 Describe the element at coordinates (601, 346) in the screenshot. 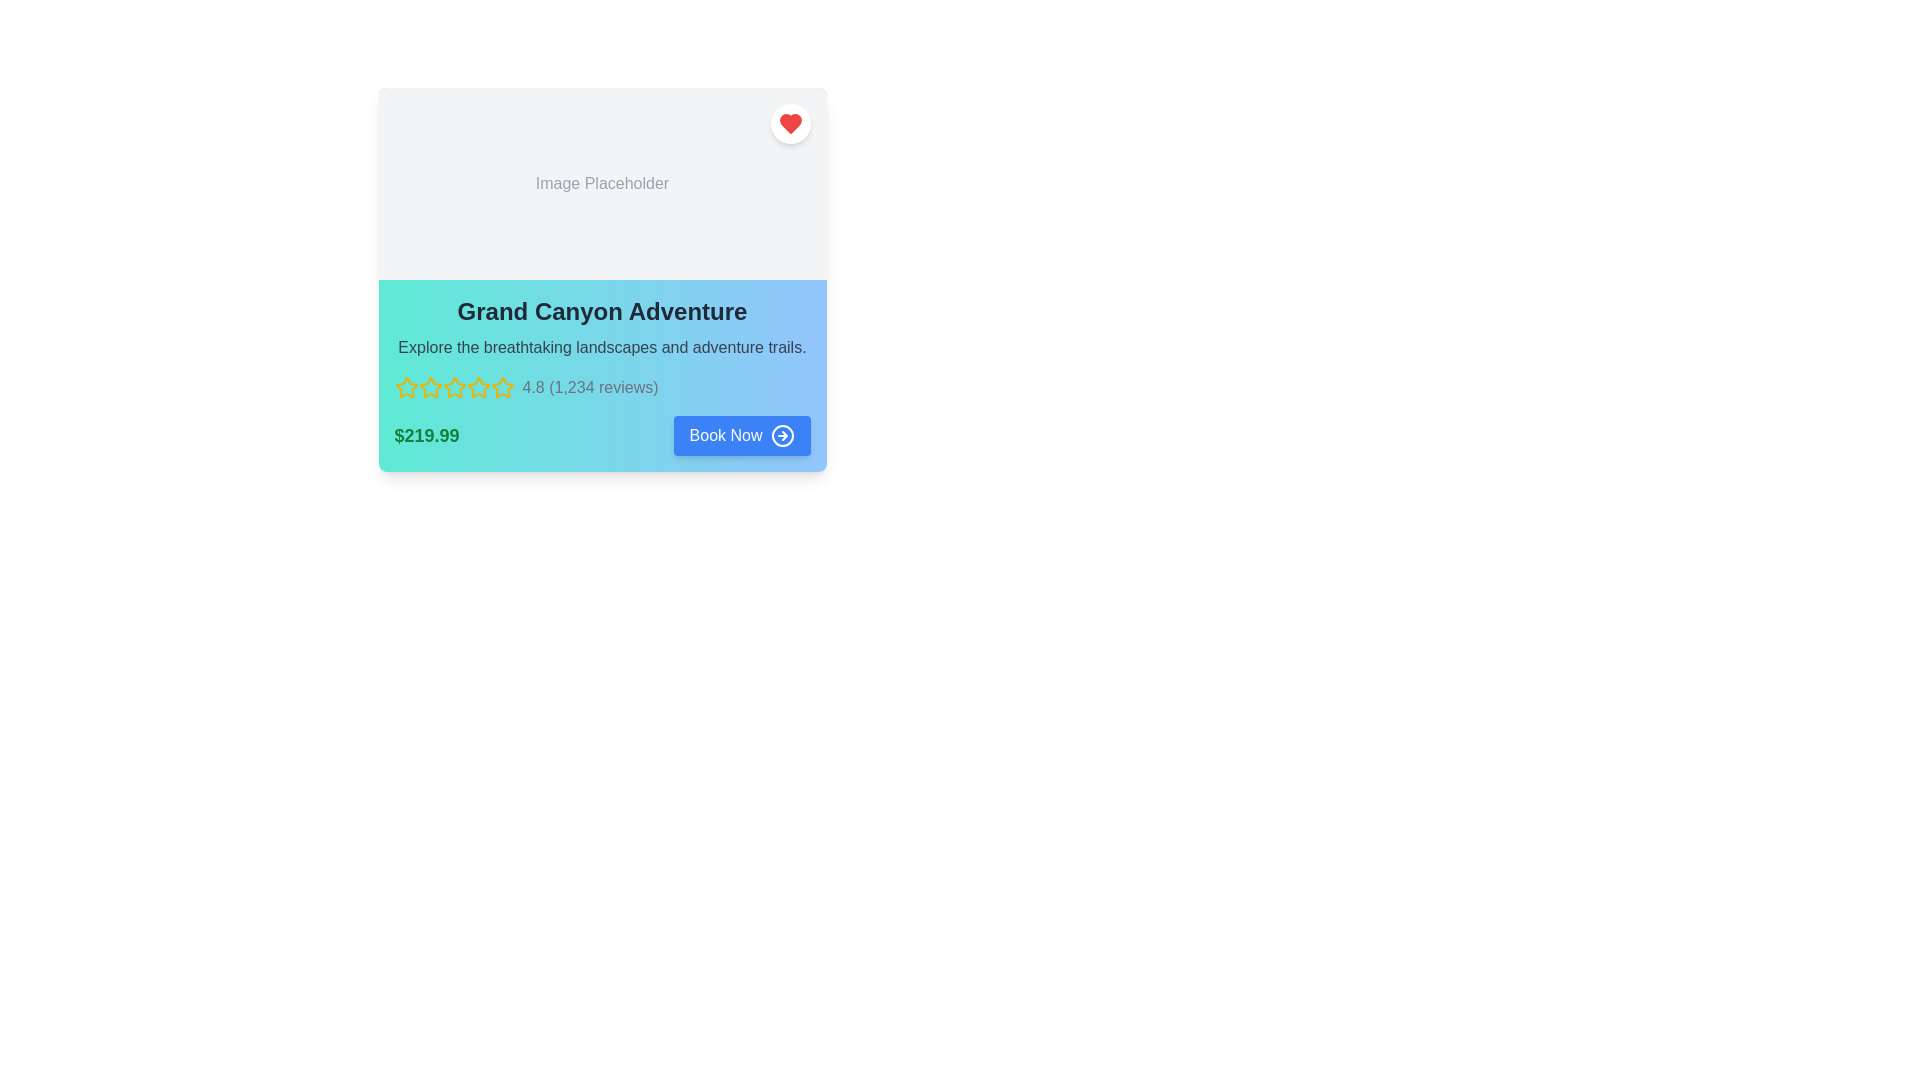

I see `the text block providing a brief description of the 'Grand Canyon Adventure' attraction, located below the title and above the rating stars` at that location.